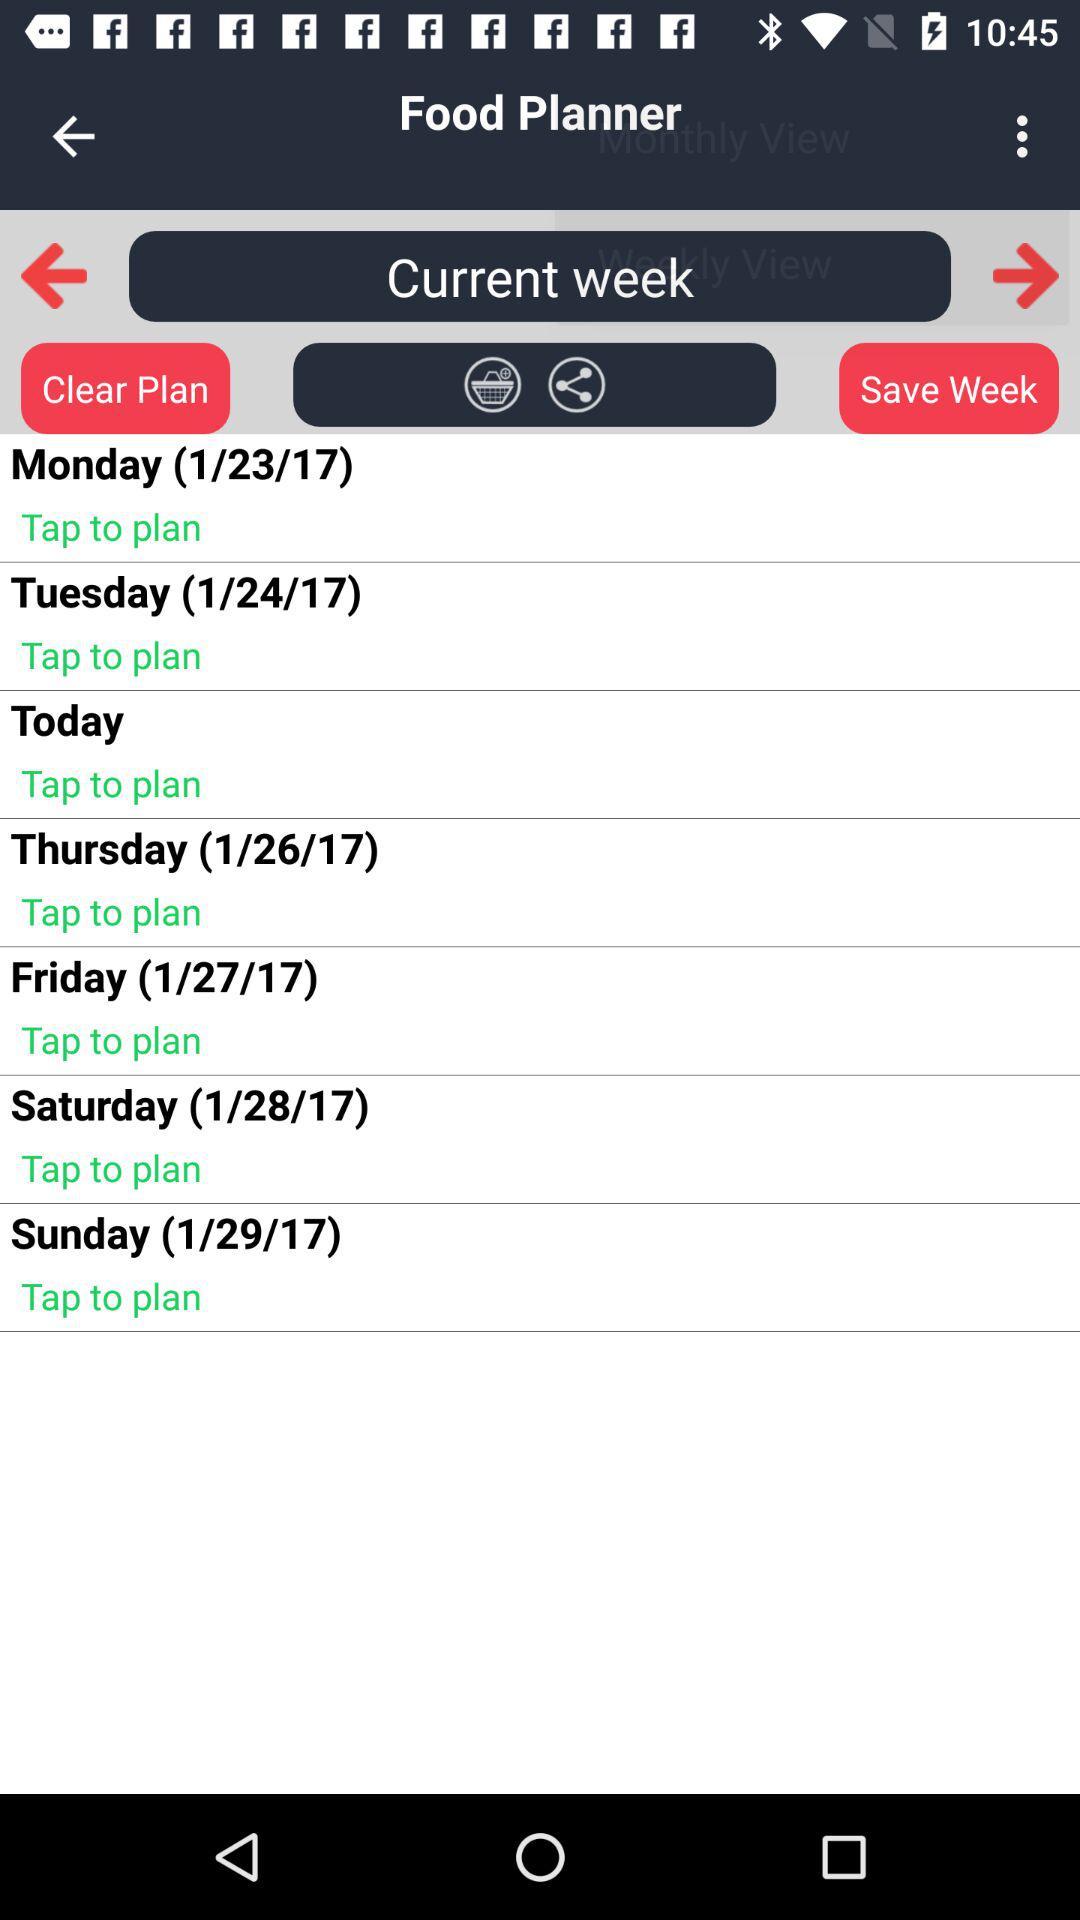 This screenshot has height=1920, width=1080. What do you see at coordinates (948, 388) in the screenshot?
I see `the save week icon` at bounding box center [948, 388].